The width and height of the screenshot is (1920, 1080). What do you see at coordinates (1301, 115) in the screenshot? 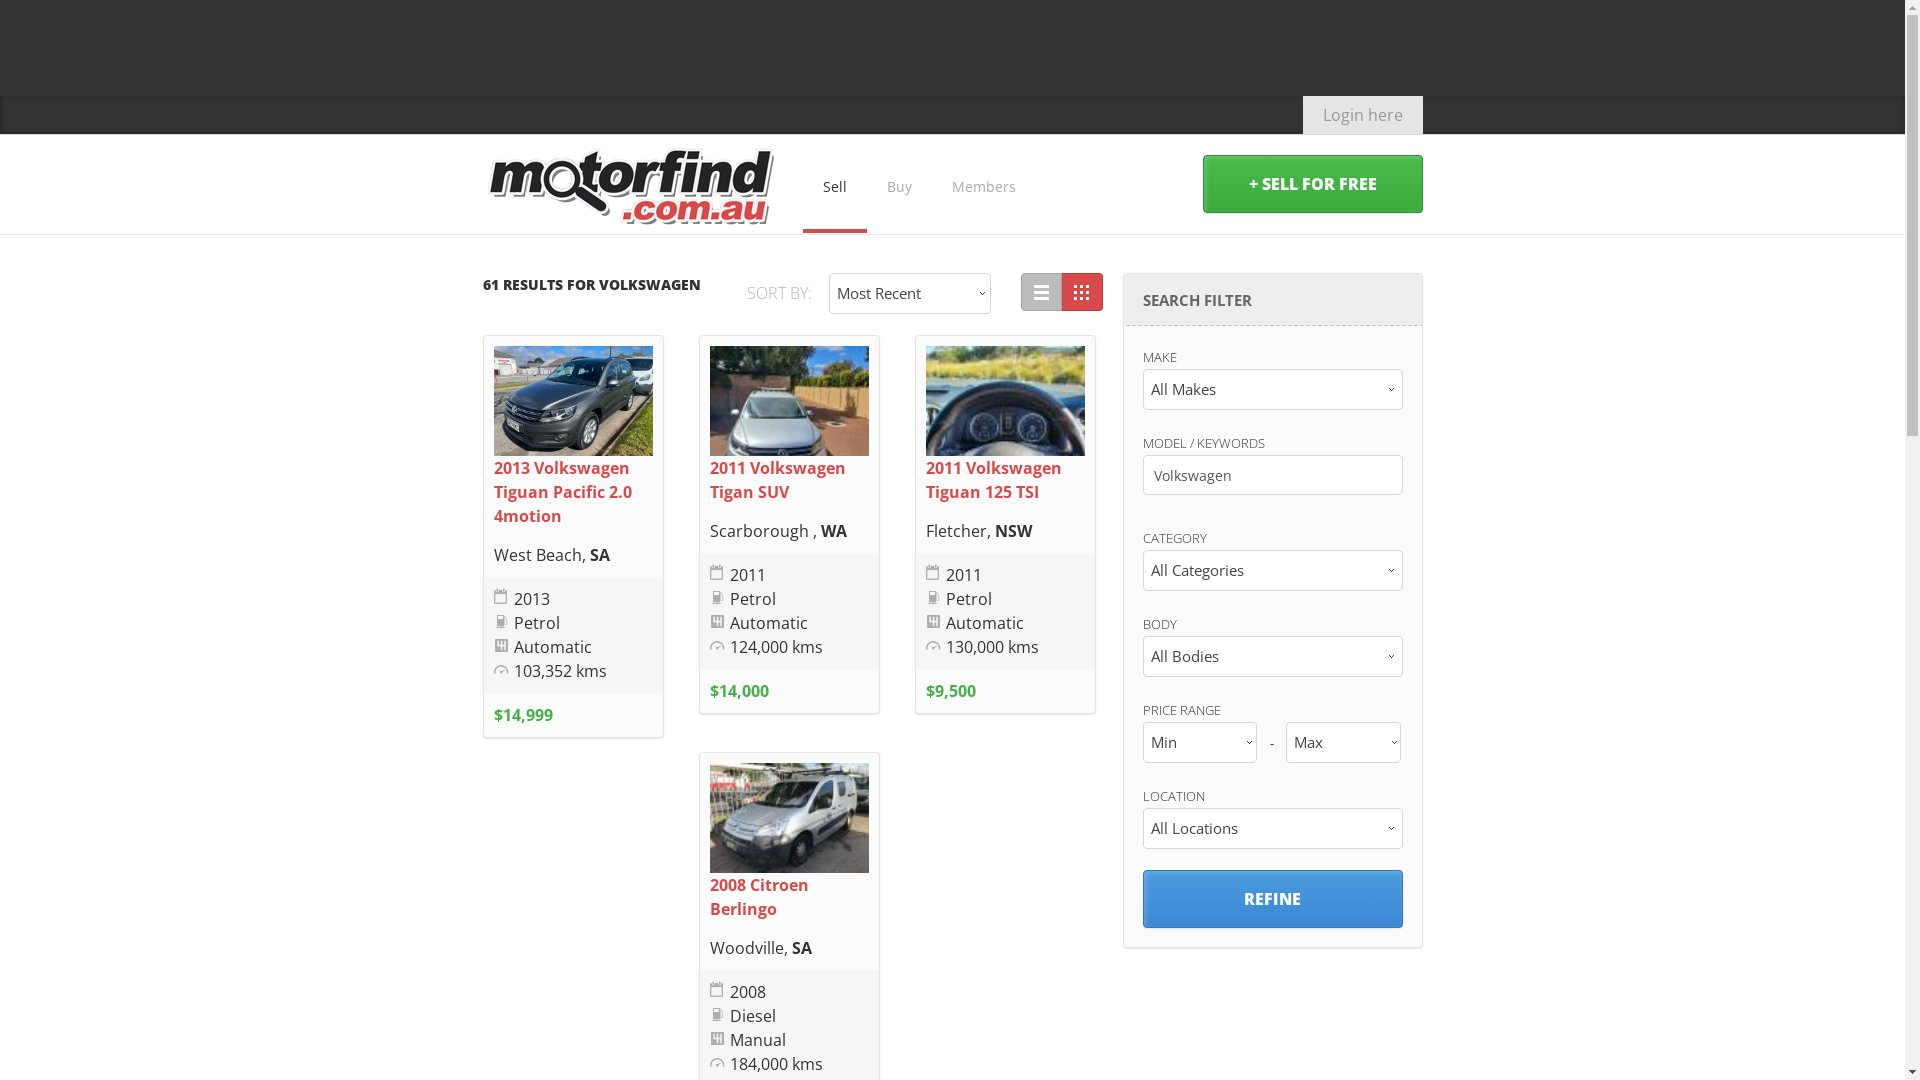
I see `'Login here'` at bounding box center [1301, 115].